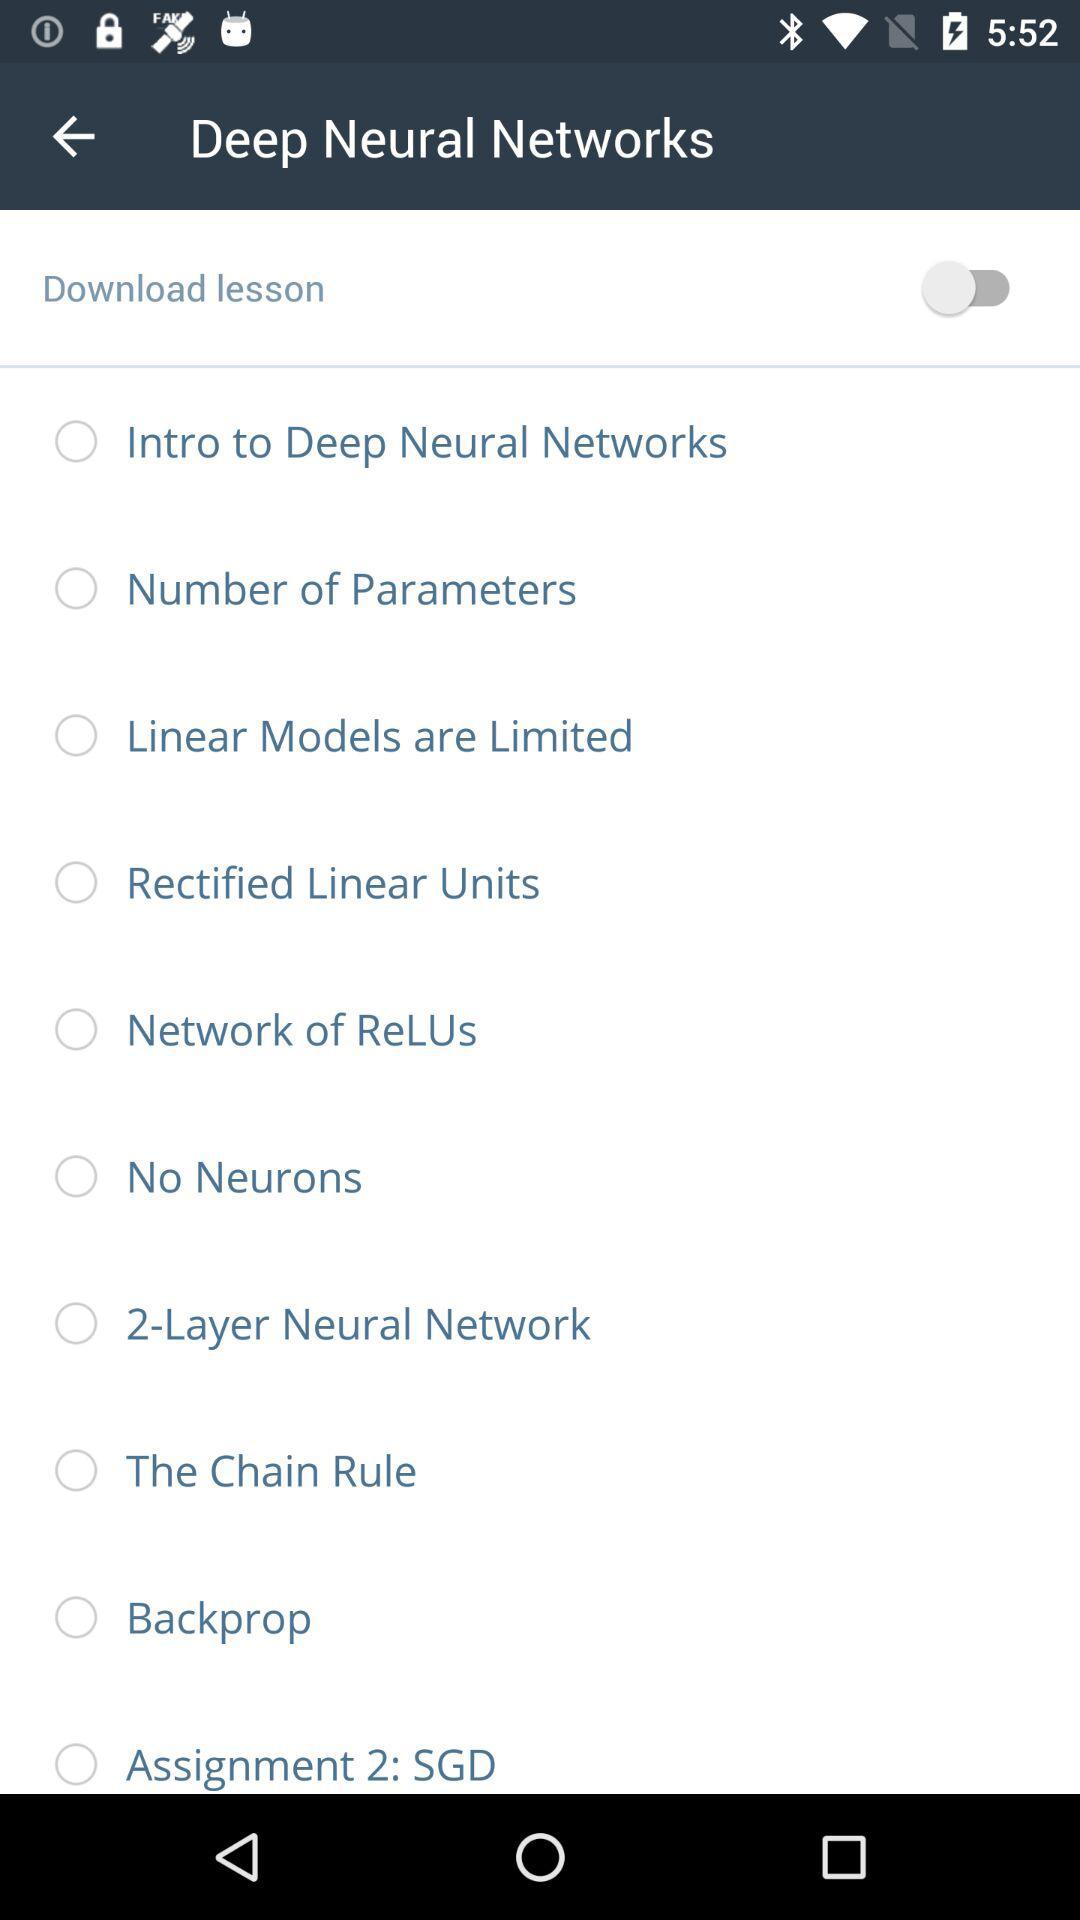 The image size is (1080, 1920). What do you see at coordinates (974, 286) in the screenshot?
I see `download button` at bounding box center [974, 286].